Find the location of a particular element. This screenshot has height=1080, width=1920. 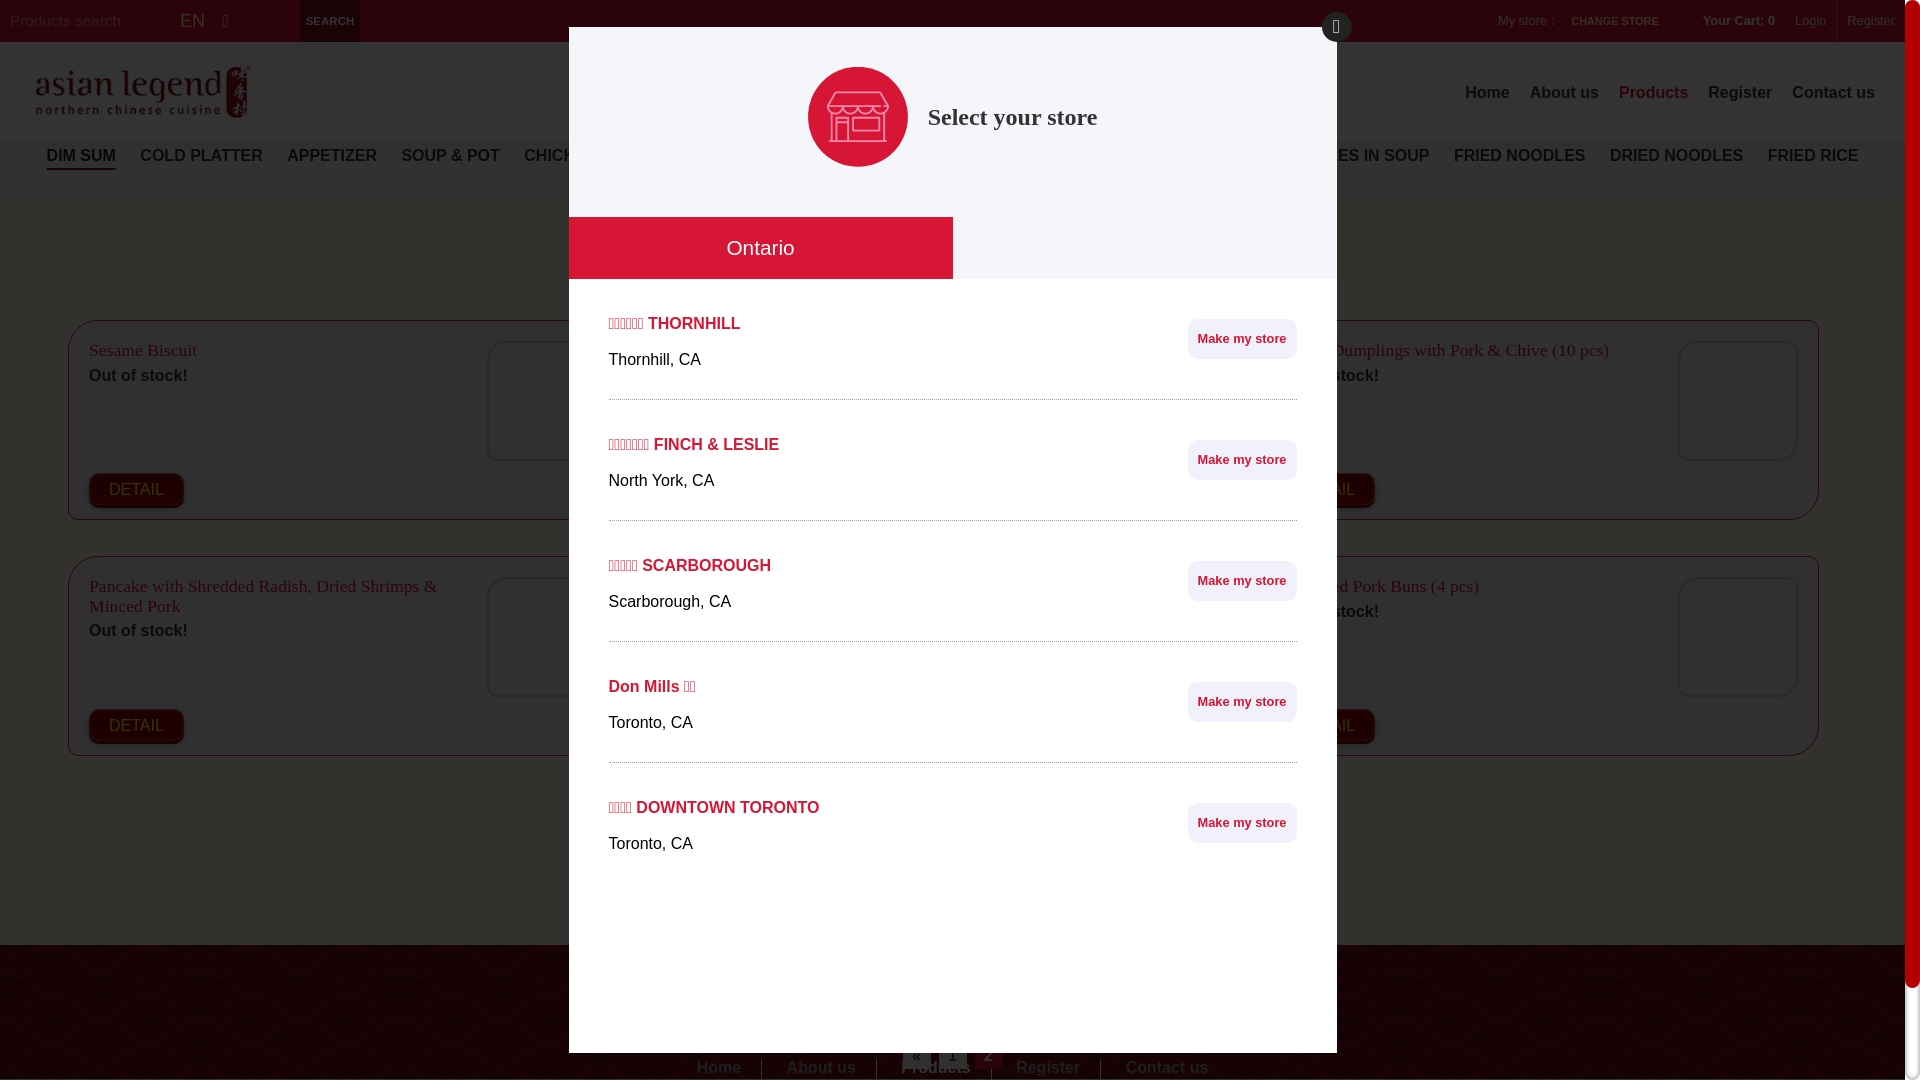

'FRIED NOODLES' is located at coordinates (1520, 154).